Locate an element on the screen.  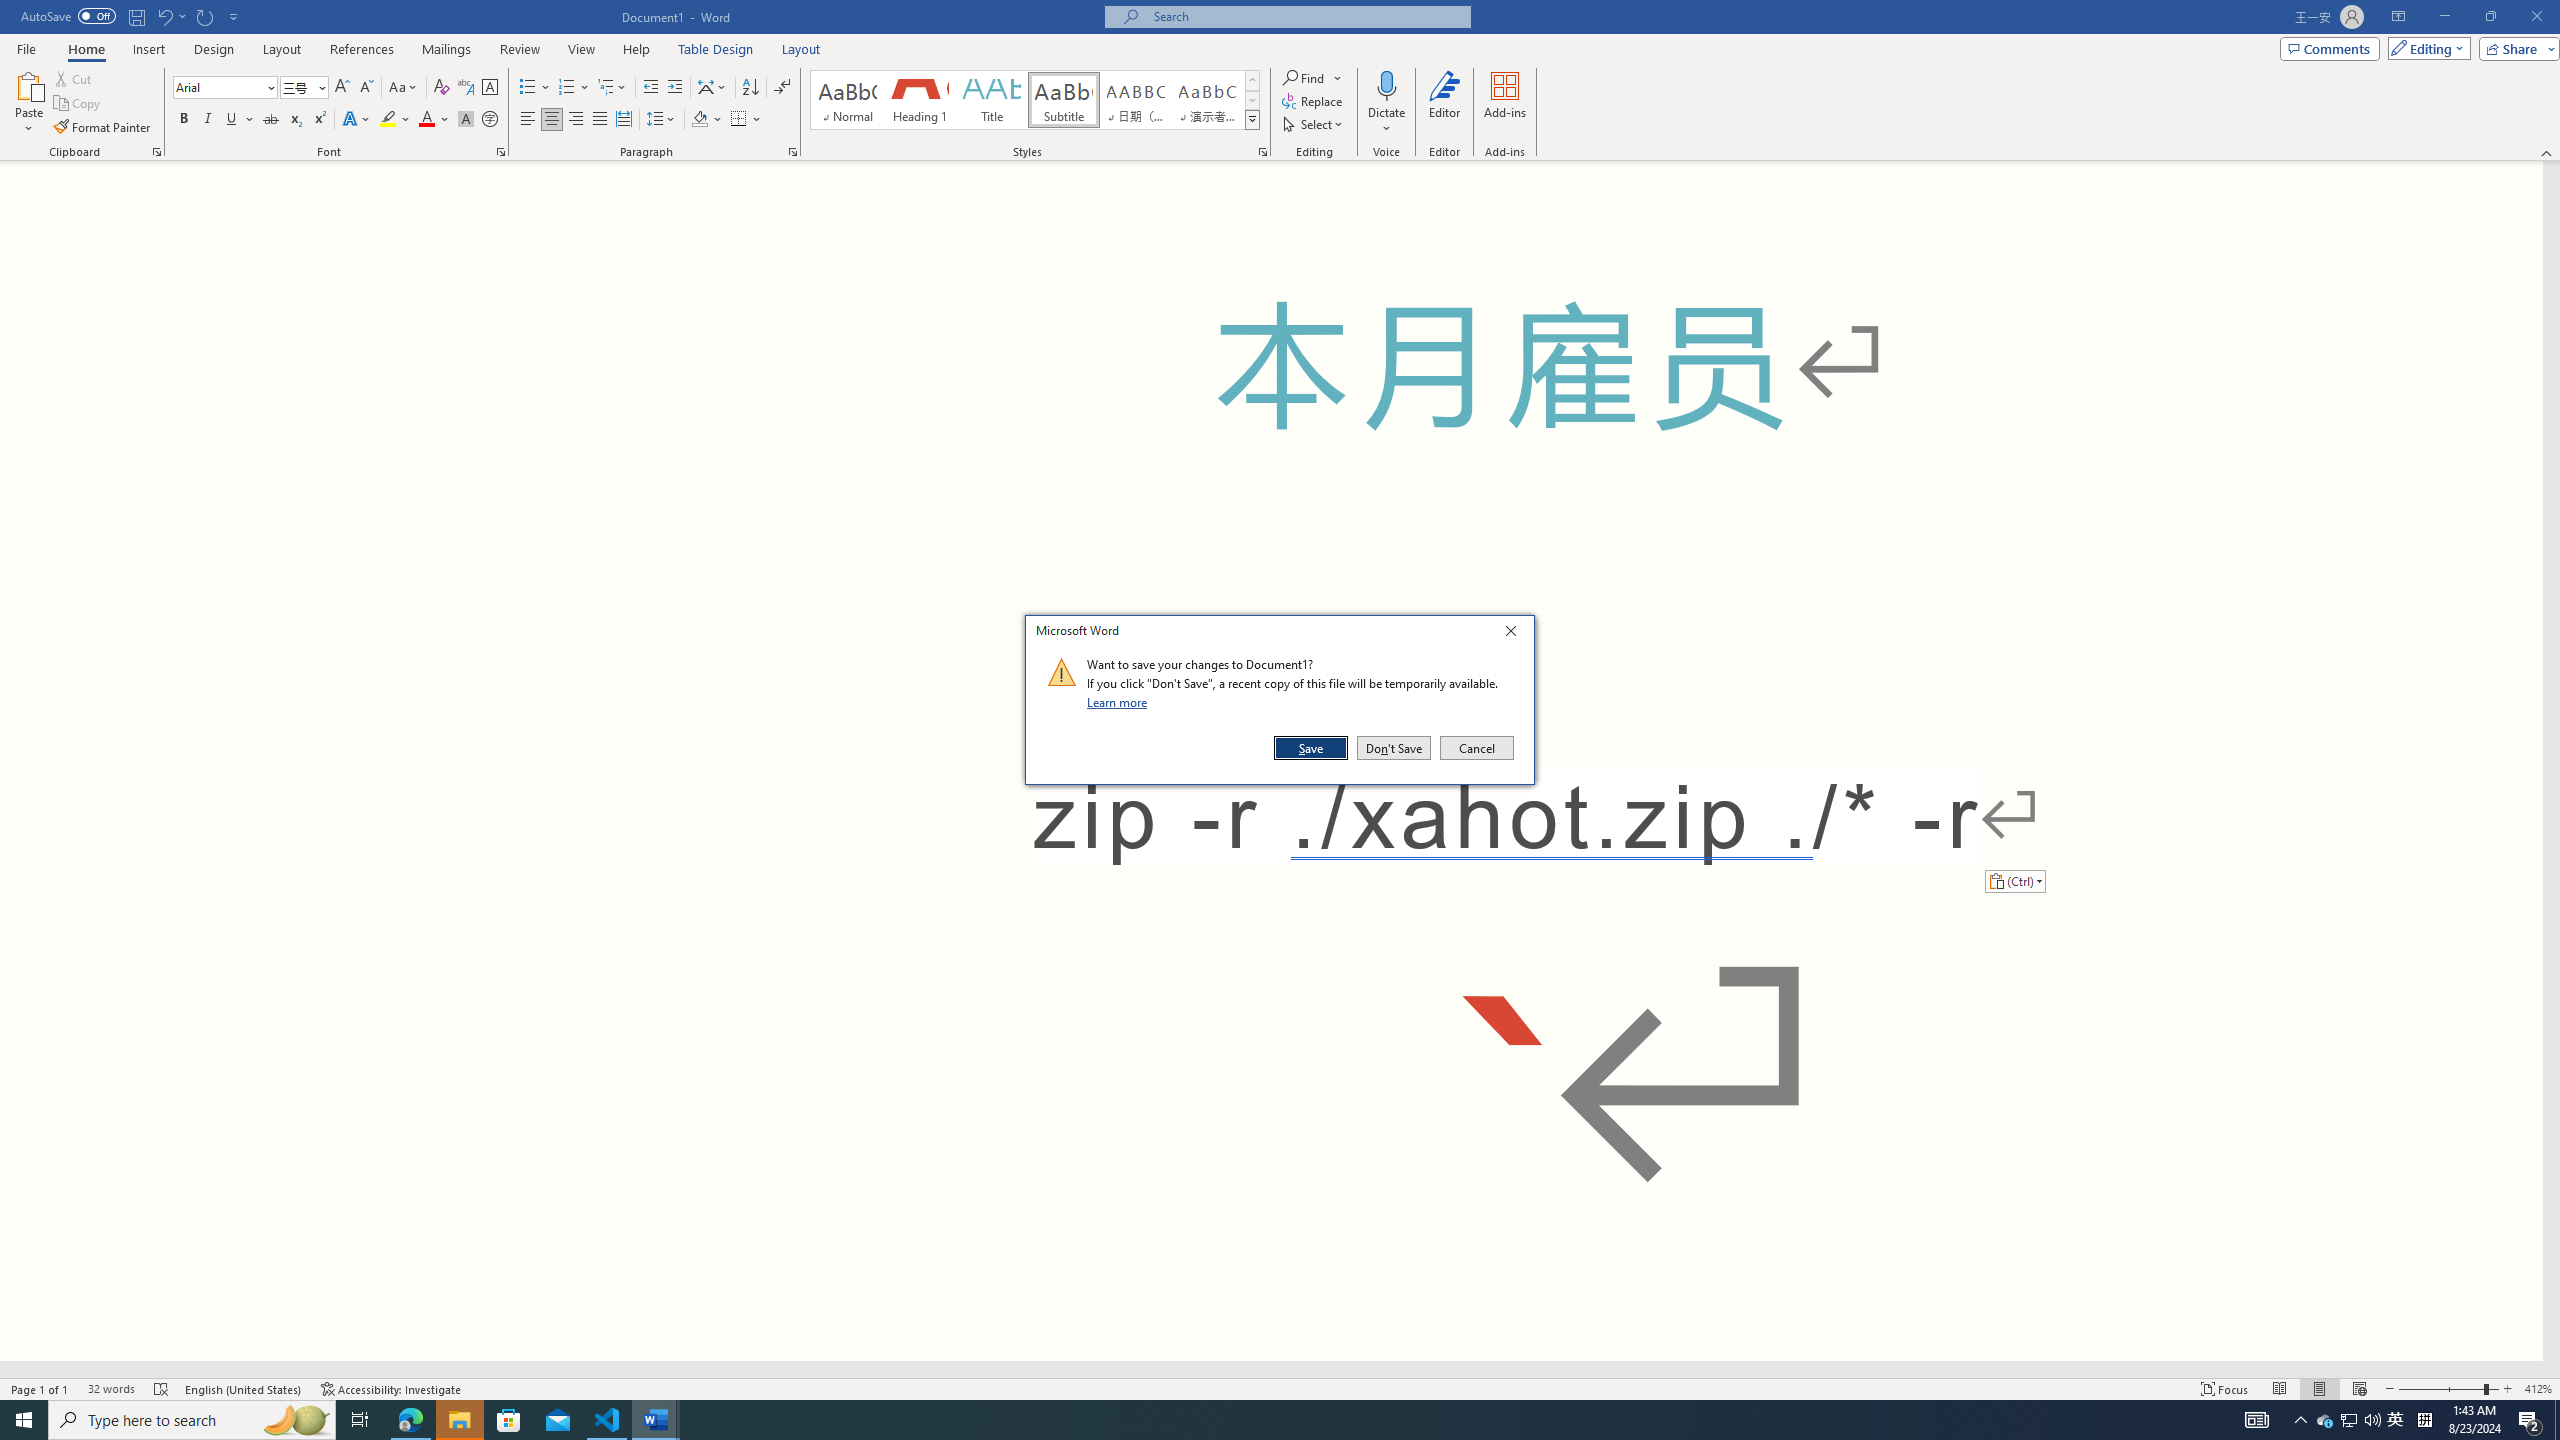
'Cancel' is located at coordinates (1475, 747).